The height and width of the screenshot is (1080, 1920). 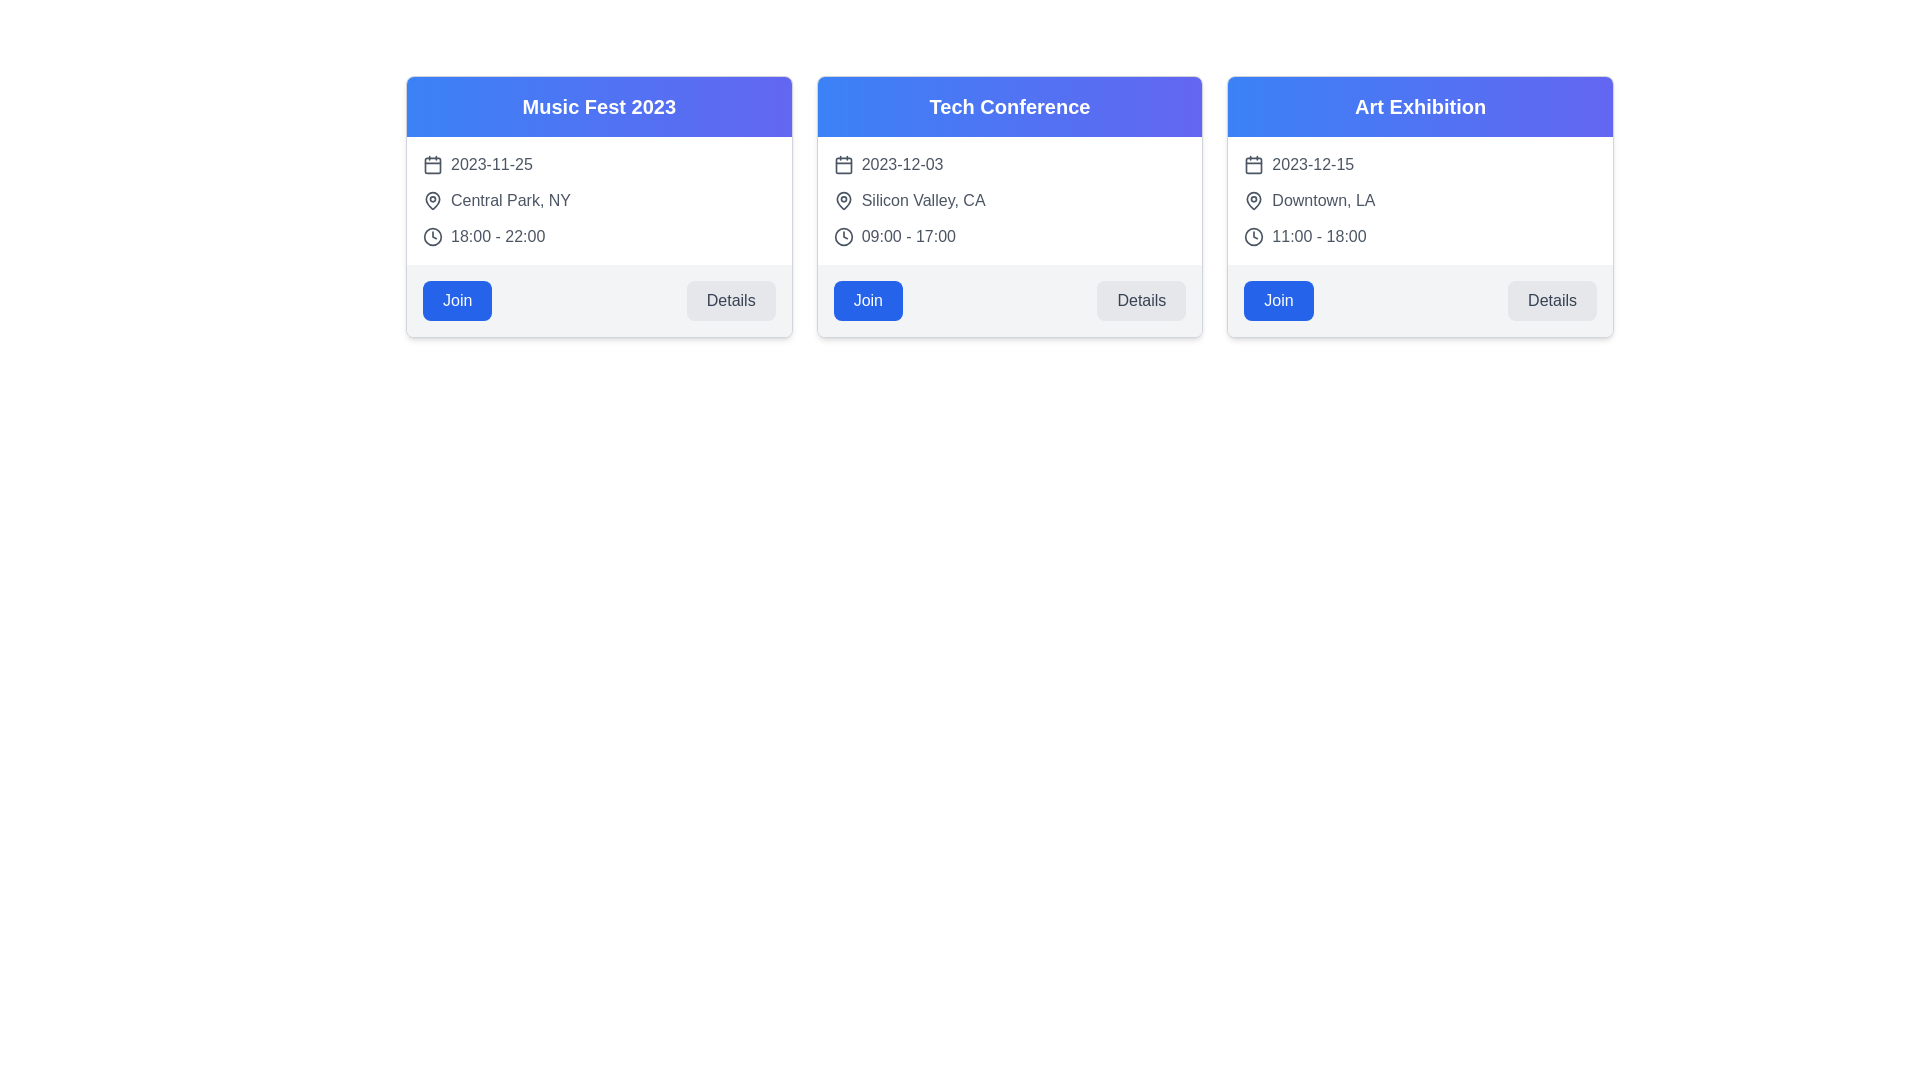 I want to click on the 'Details' button with a gray background and rounded corners located in the lower-right corner of the 'Tech Conference' card, so click(x=1141, y=300).